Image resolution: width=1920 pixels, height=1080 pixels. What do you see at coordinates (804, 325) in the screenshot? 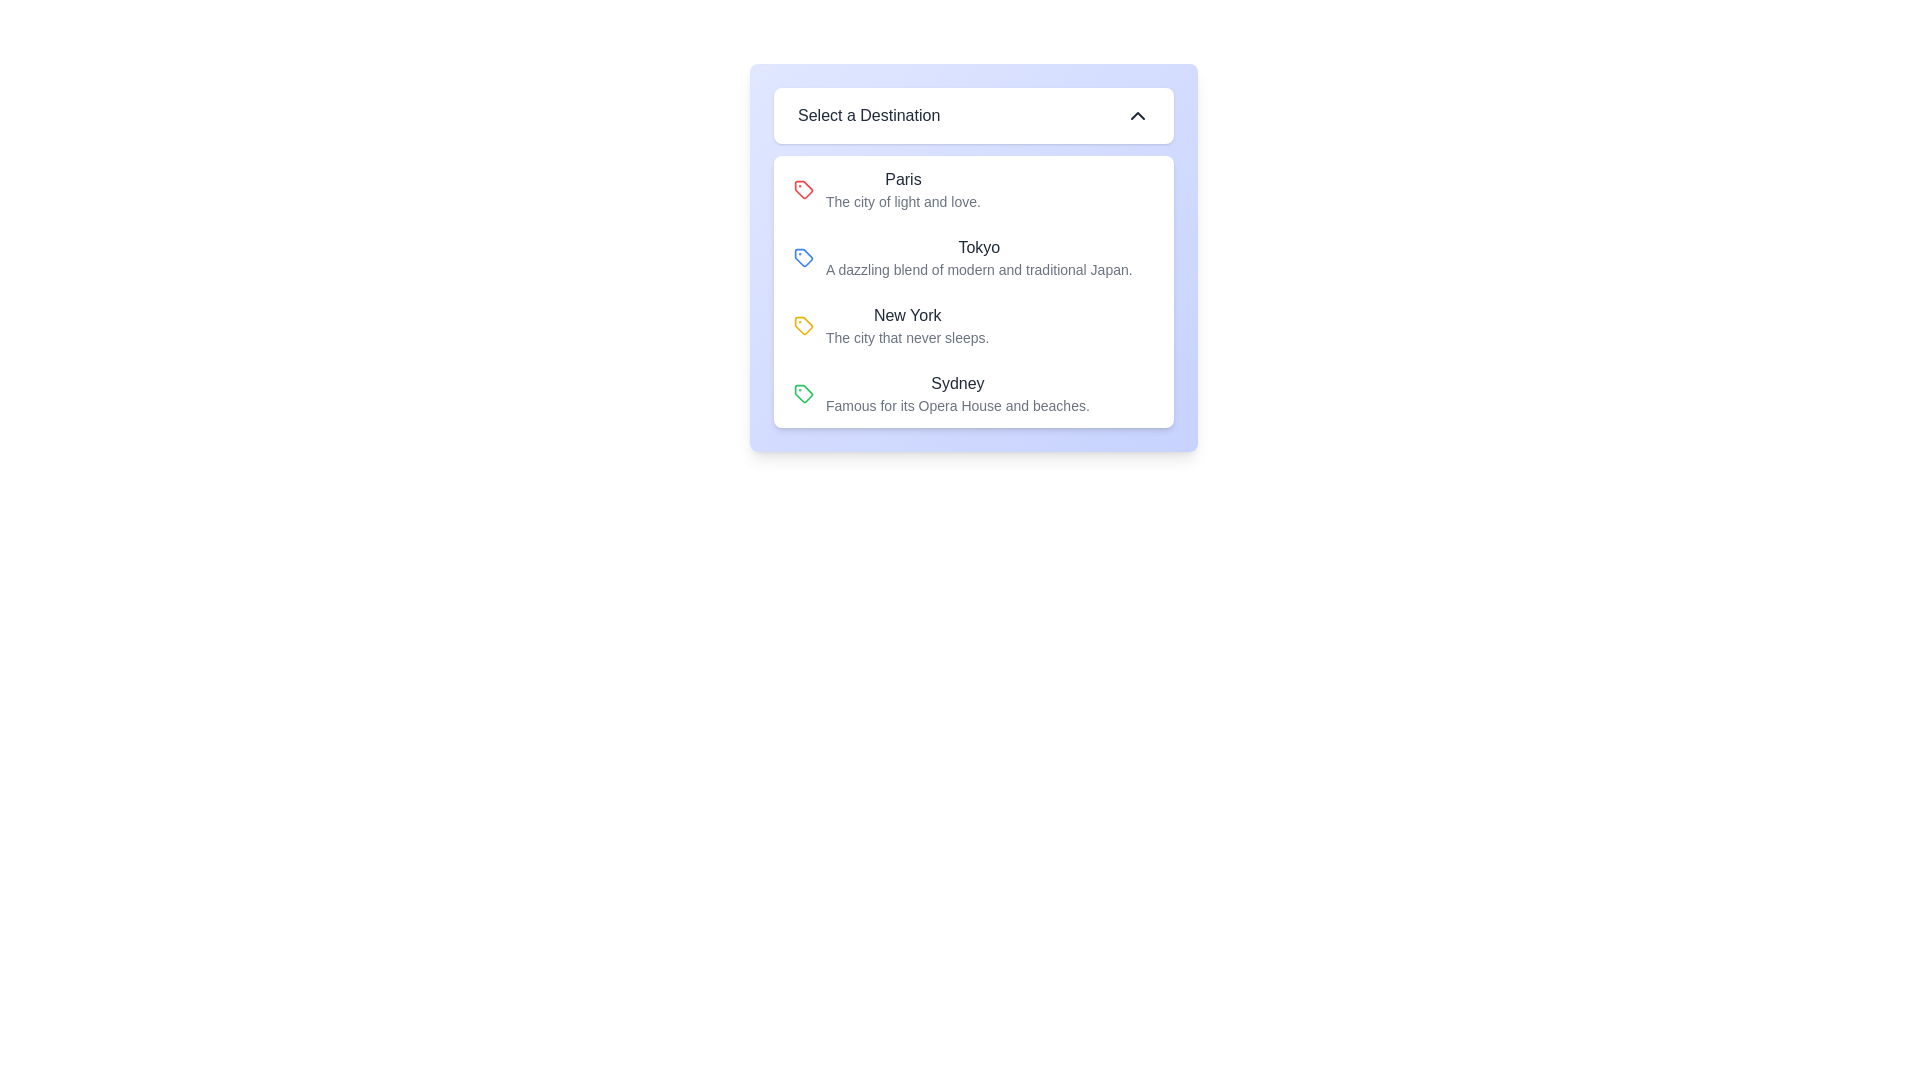
I see `the 'New York' icon located at the beginning of the list item in the dropdown menu` at bounding box center [804, 325].